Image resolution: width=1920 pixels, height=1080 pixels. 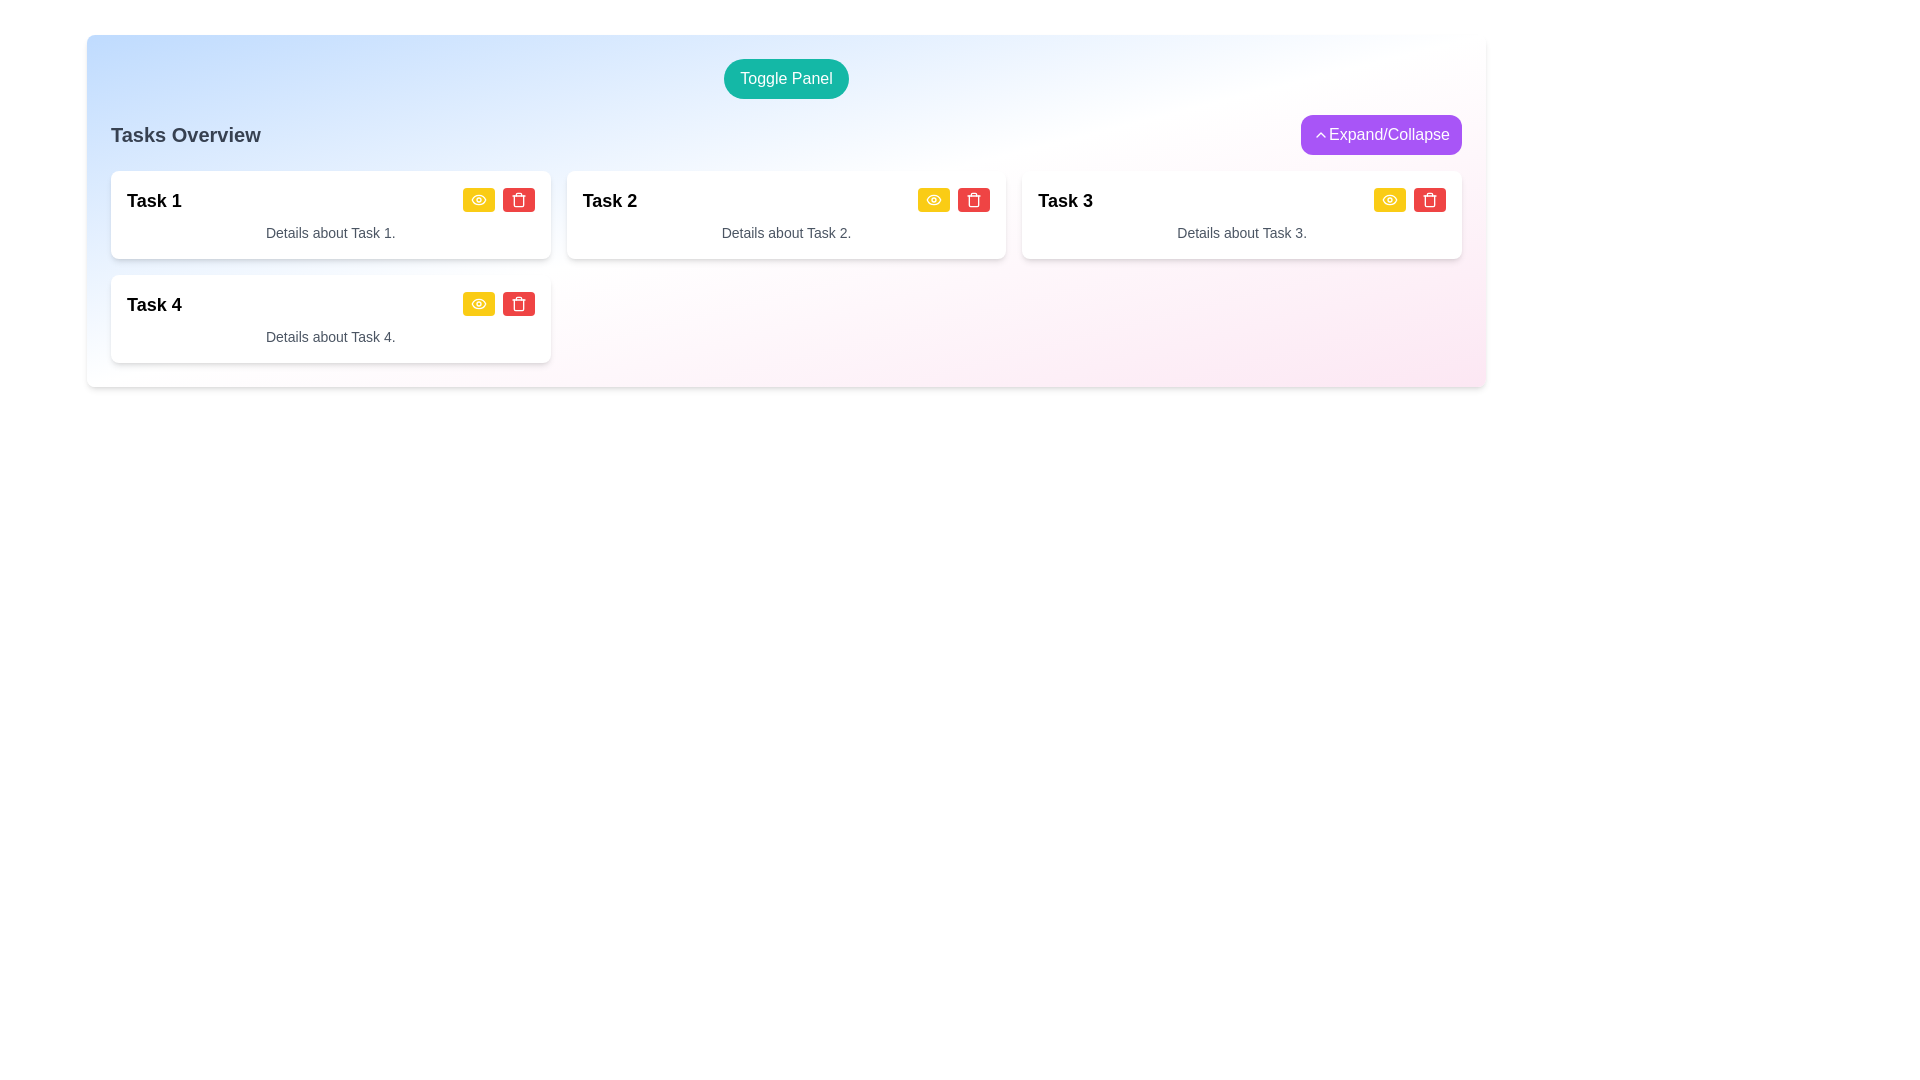 I want to click on the yellow eye-shaped icon representing the visibility toggle for 'Task 3', located immediately to the left of the red delete icon, so click(x=1388, y=199).